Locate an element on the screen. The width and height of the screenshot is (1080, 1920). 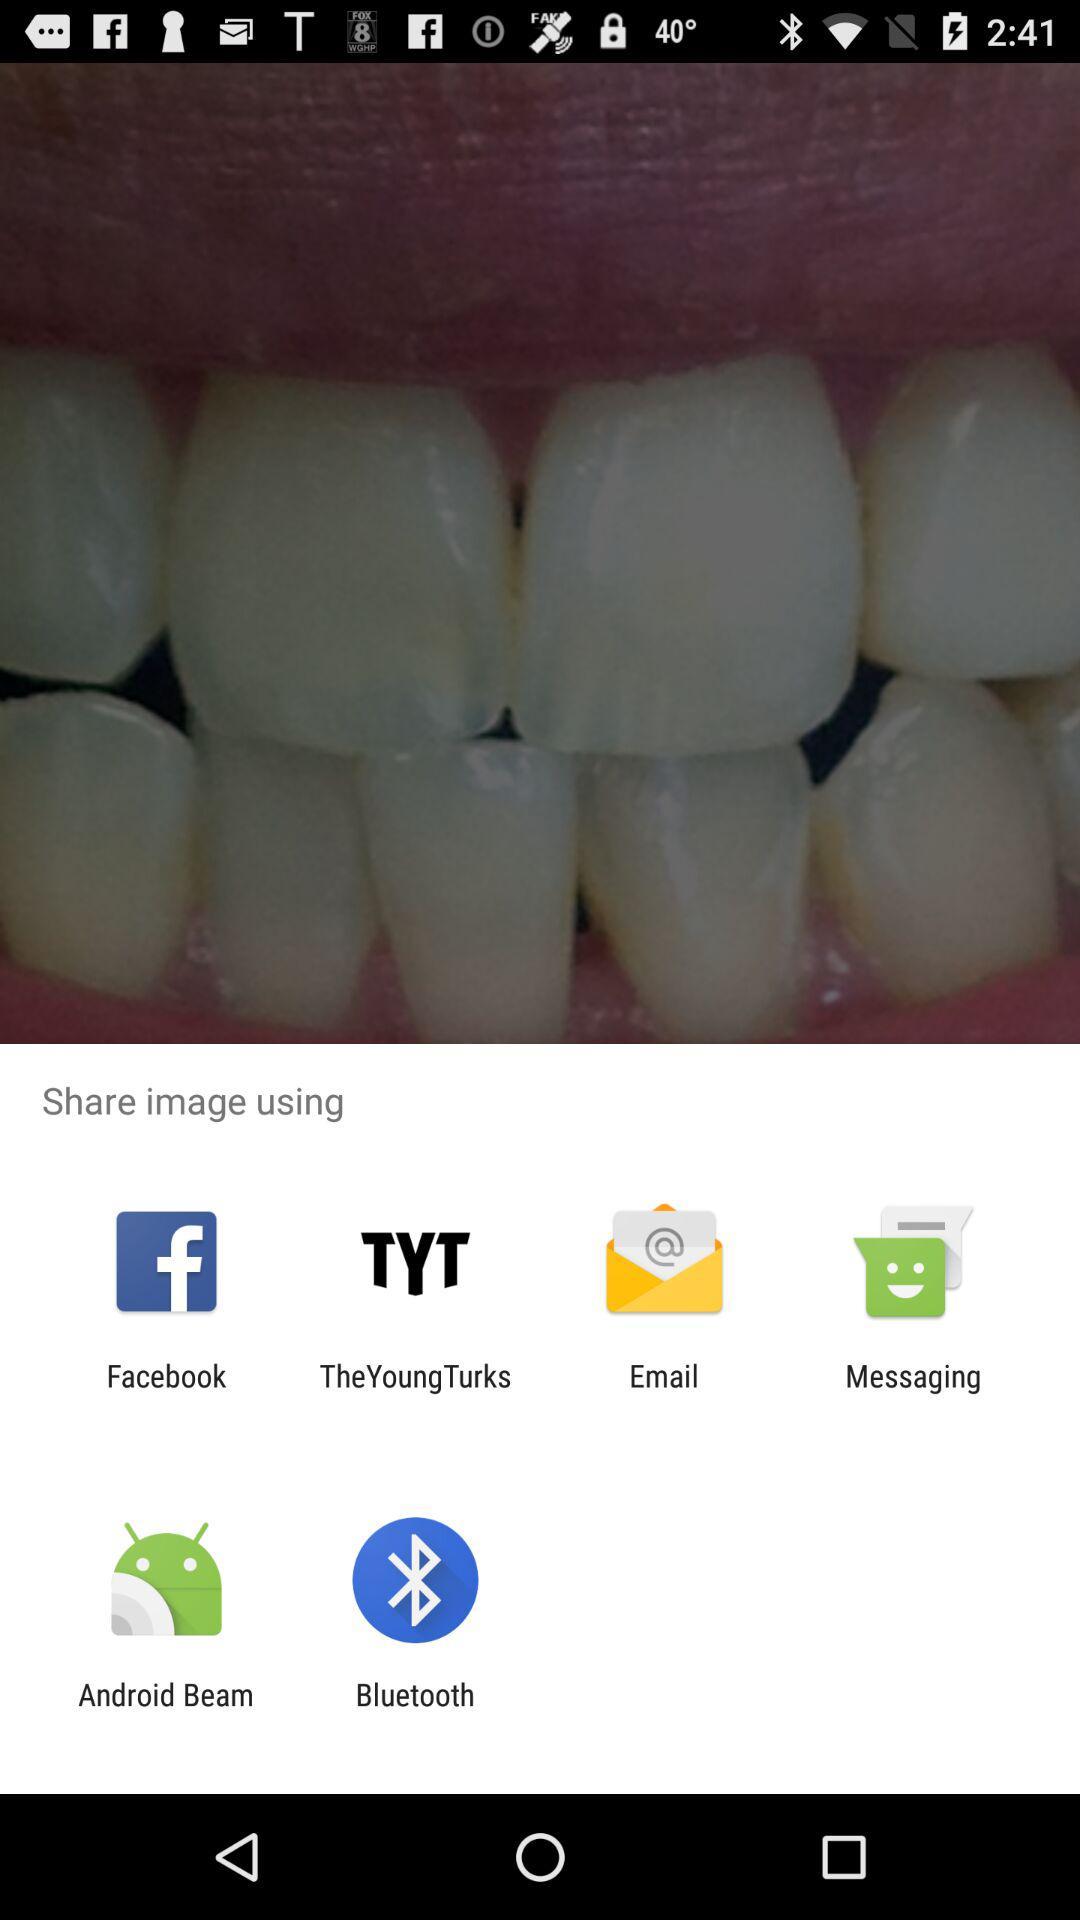
the bluetooth app is located at coordinates (414, 1711).